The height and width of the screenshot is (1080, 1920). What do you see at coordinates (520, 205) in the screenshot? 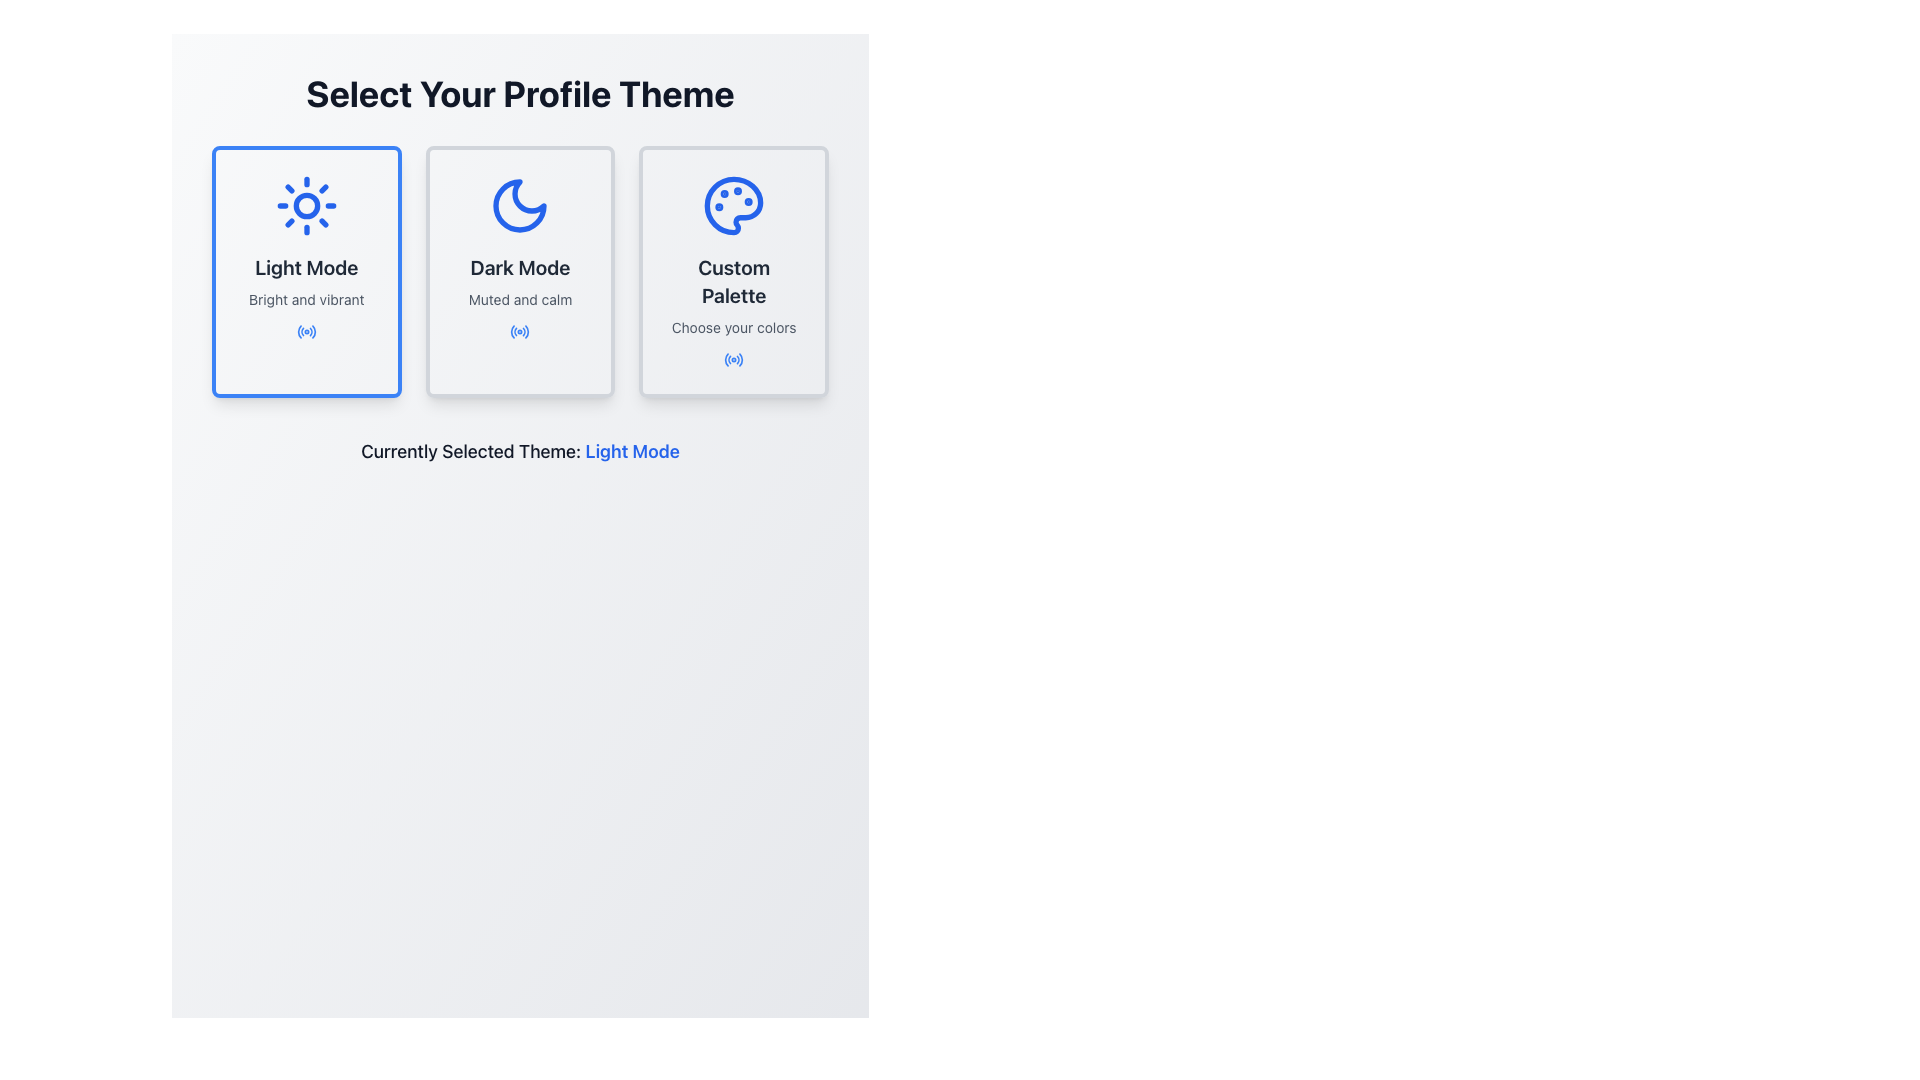
I see `the crescent moon icon representing 'Dark Mode', which is located at the center-top of the card labeled 'Dark Mode'` at bounding box center [520, 205].